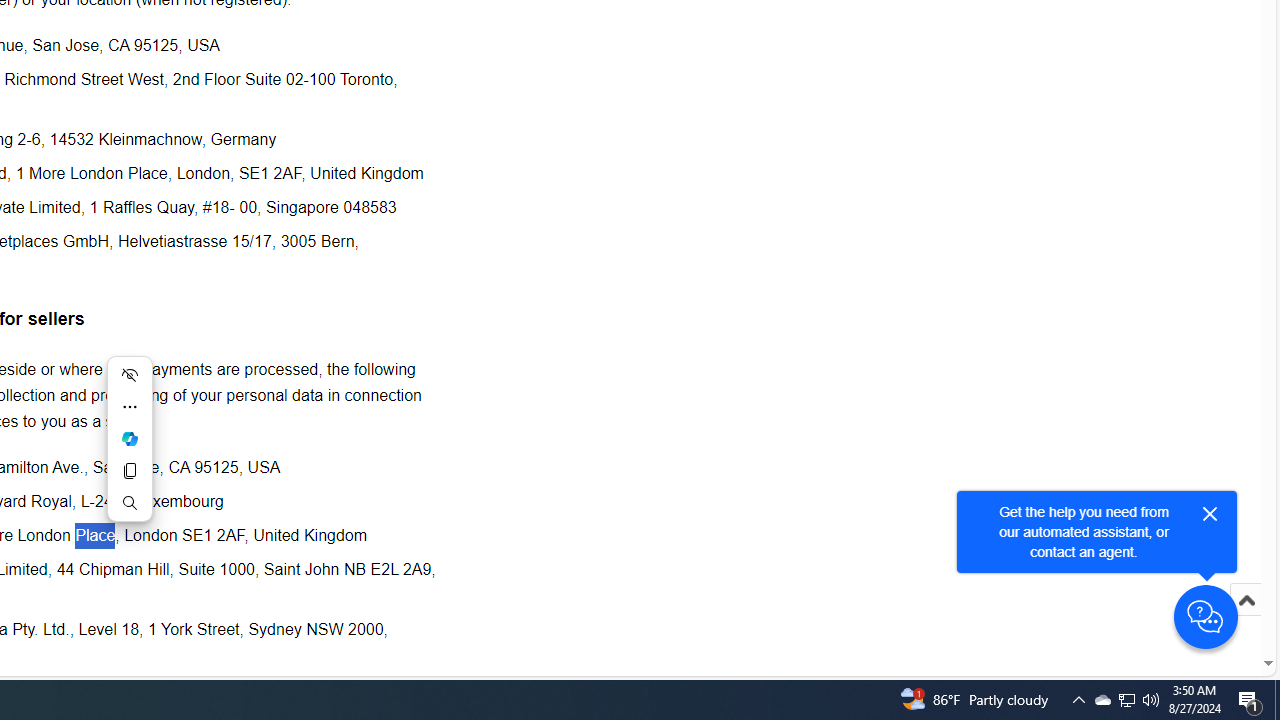 Image resolution: width=1280 pixels, height=720 pixels. What do you see at coordinates (128, 375) in the screenshot?
I see `'Hide menu'` at bounding box center [128, 375].